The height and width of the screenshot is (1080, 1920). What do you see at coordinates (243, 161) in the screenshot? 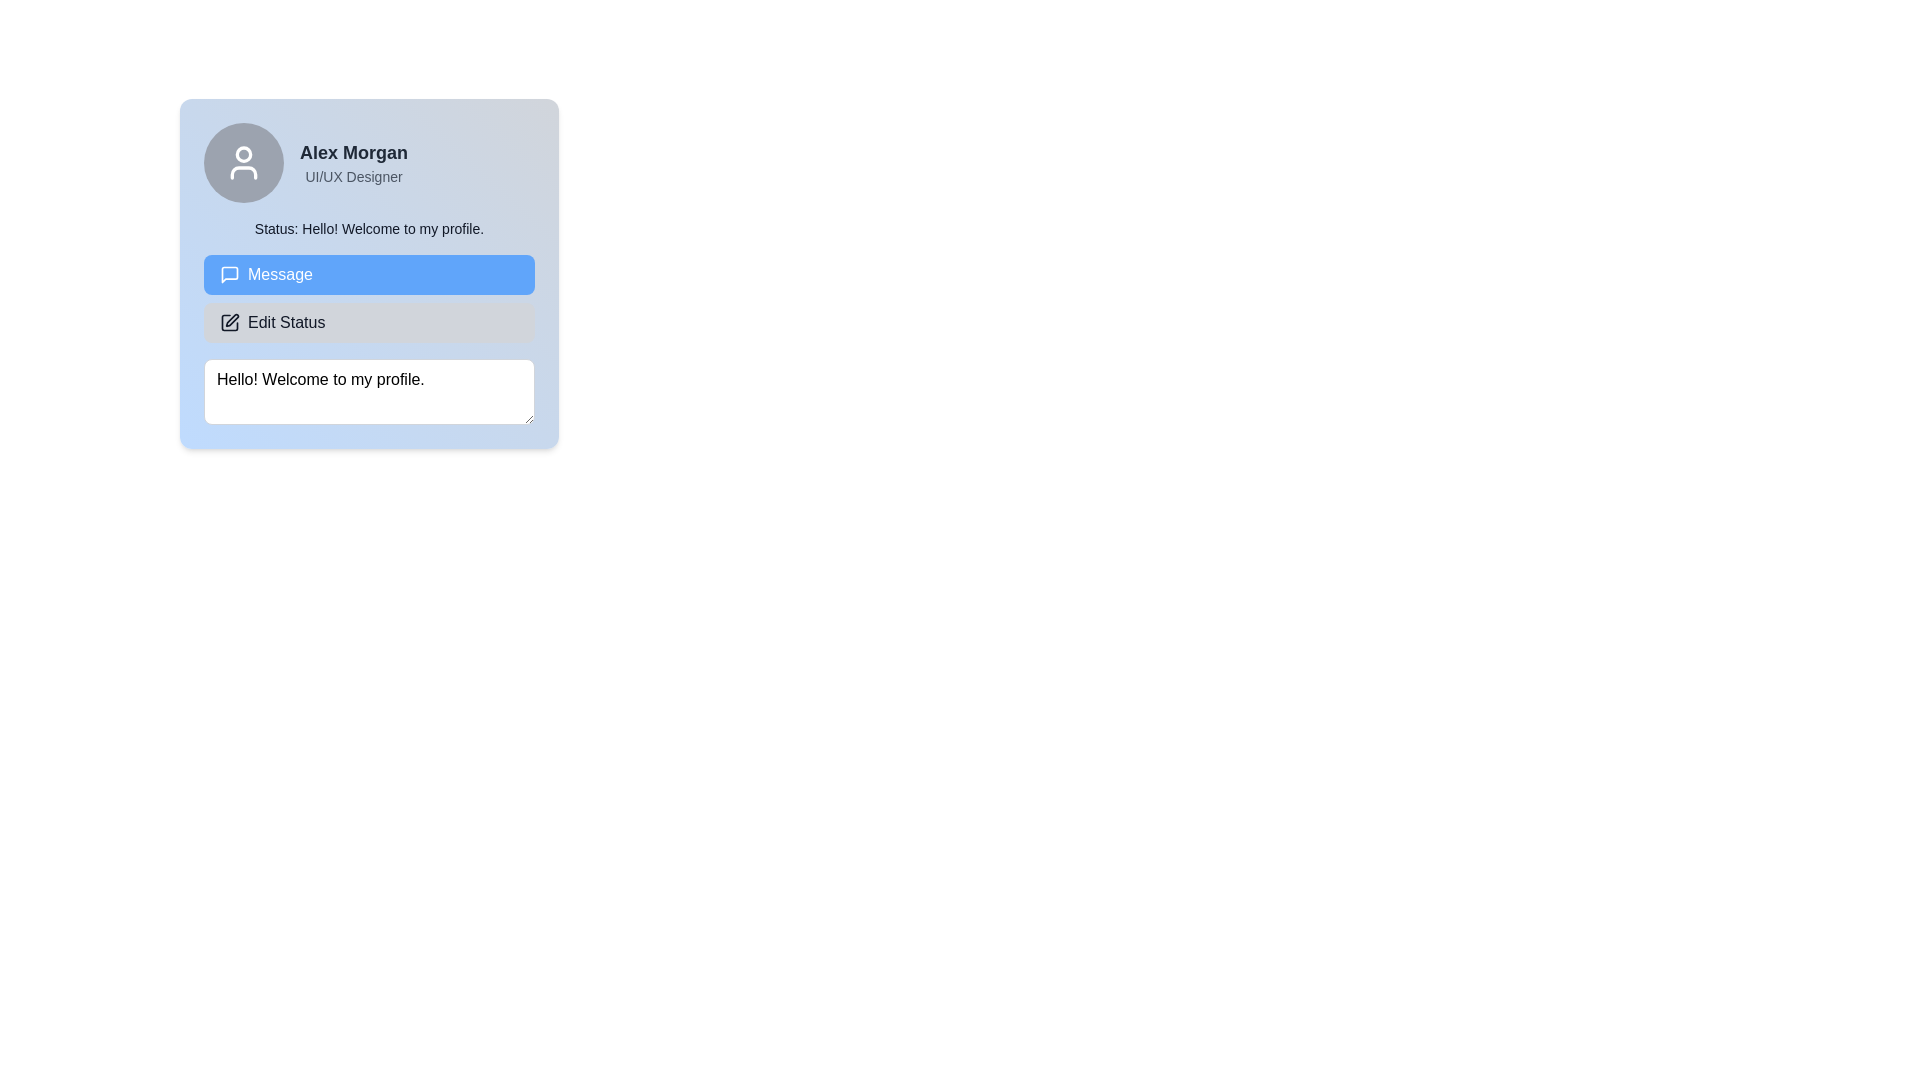
I see `the Profile image placeholder located in the top-left corner of the user card, above the text 'Alex Morgan' and 'UI/UX Designer'` at bounding box center [243, 161].